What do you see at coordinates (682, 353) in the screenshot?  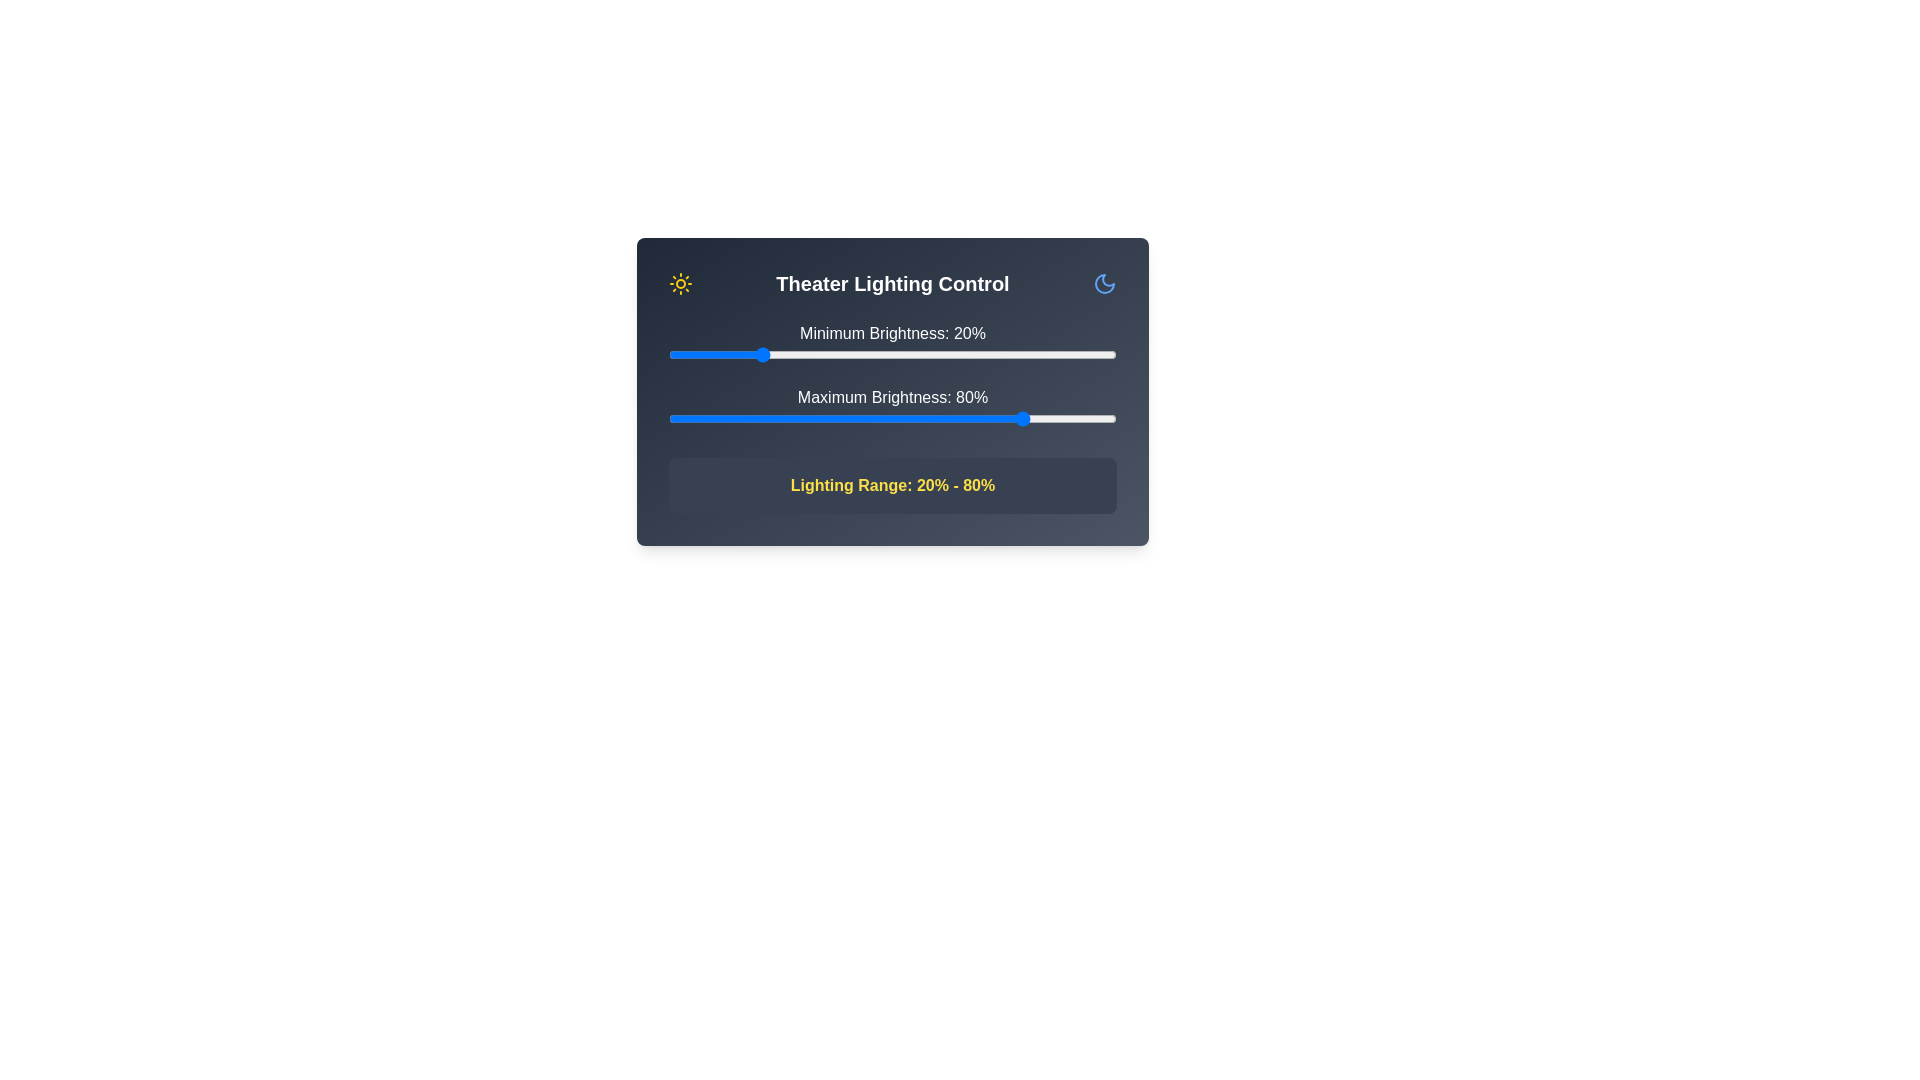 I see `the minimum brightness to 3% by interacting with the slider` at bounding box center [682, 353].